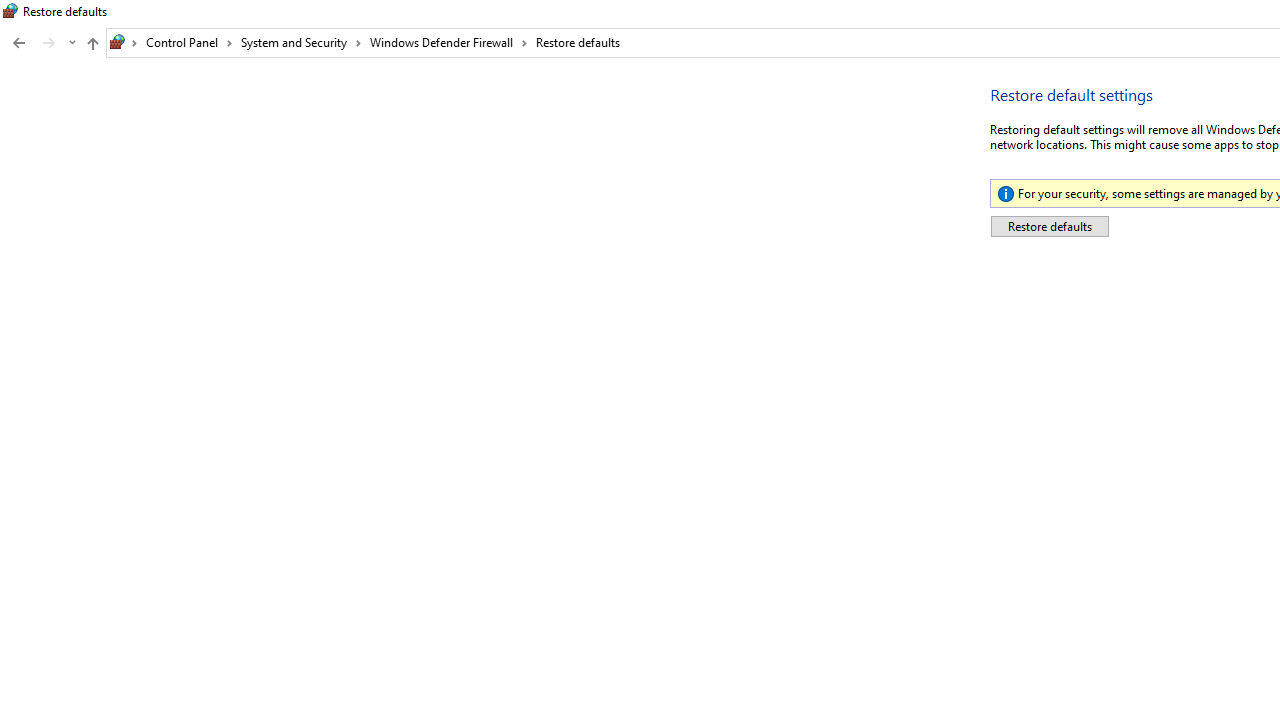 The height and width of the screenshot is (720, 1280). What do you see at coordinates (300, 42) in the screenshot?
I see `'System and Security'` at bounding box center [300, 42].